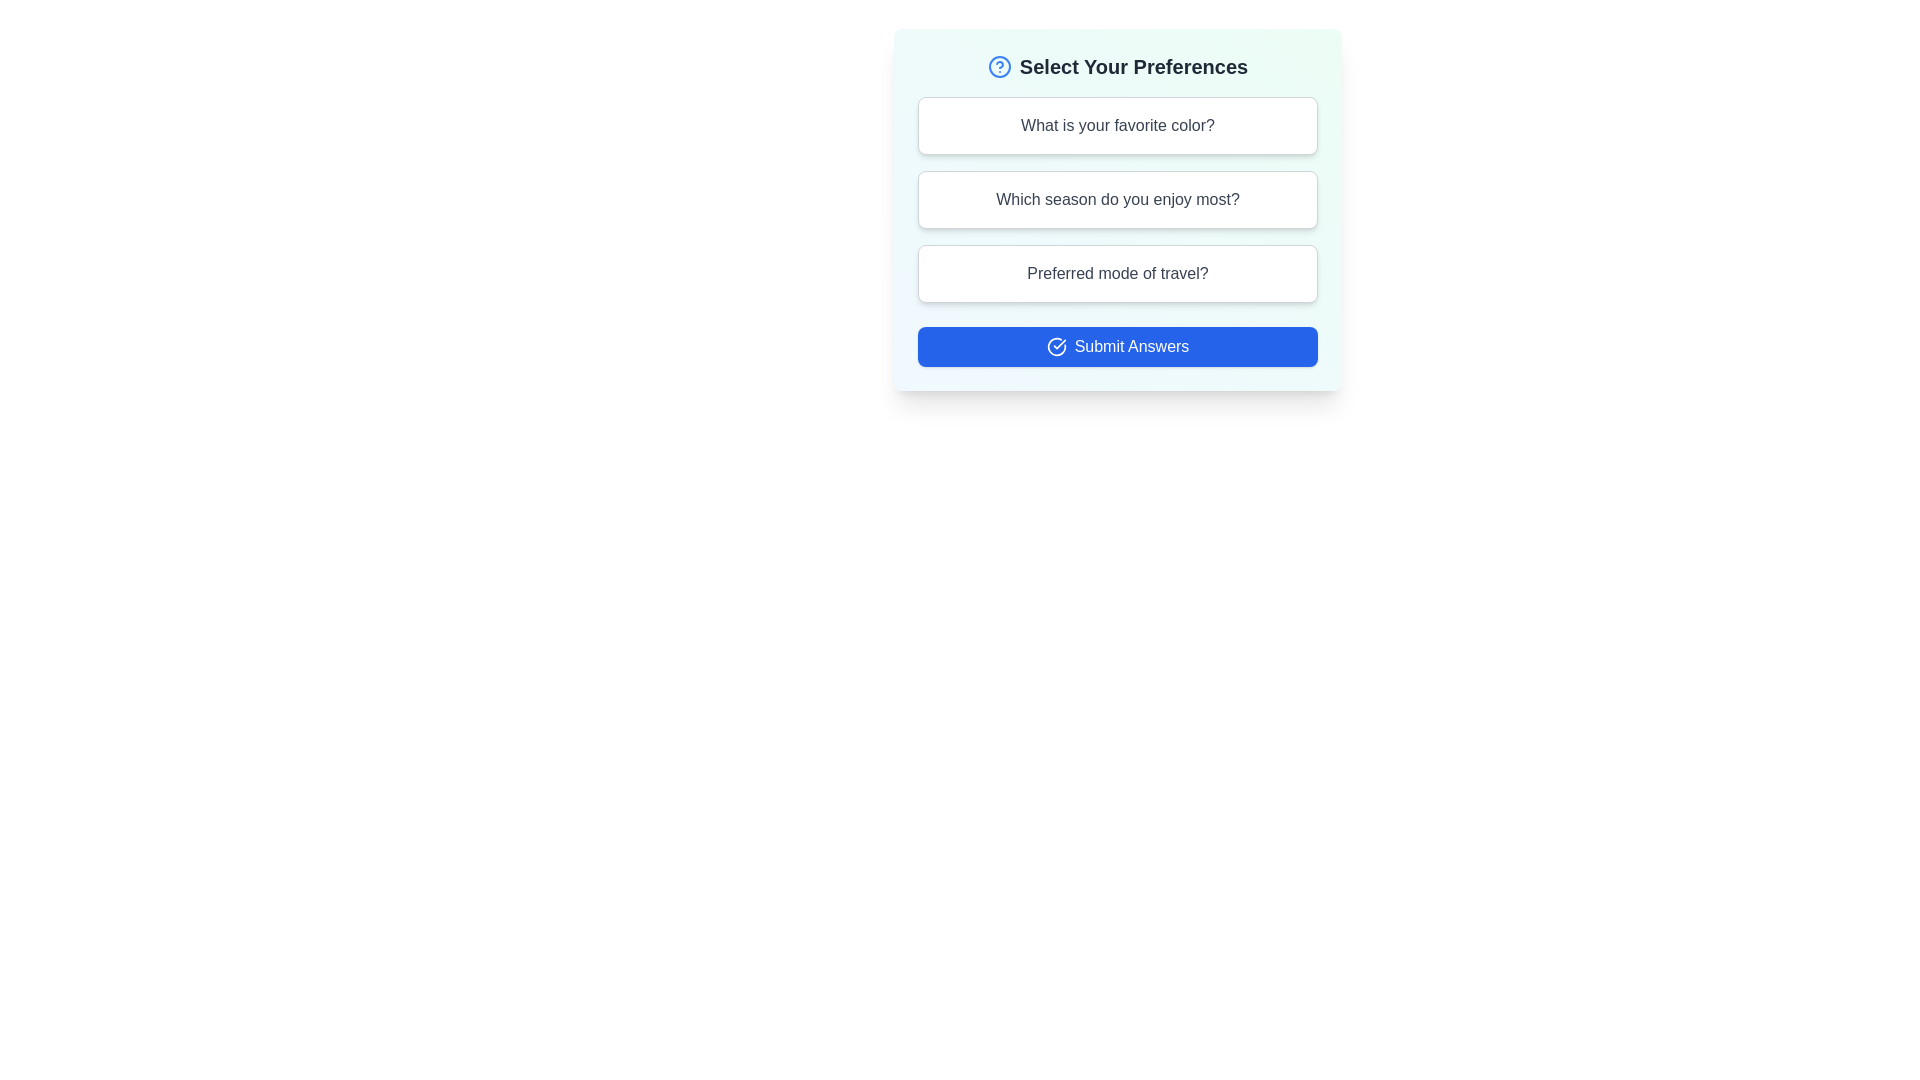 Image resolution: width=1920 pixels, height=1080 pixels. I want to click on the question card labeled 'Which season do you enjoy most?' to preview its selection state, so click(1117, 200).